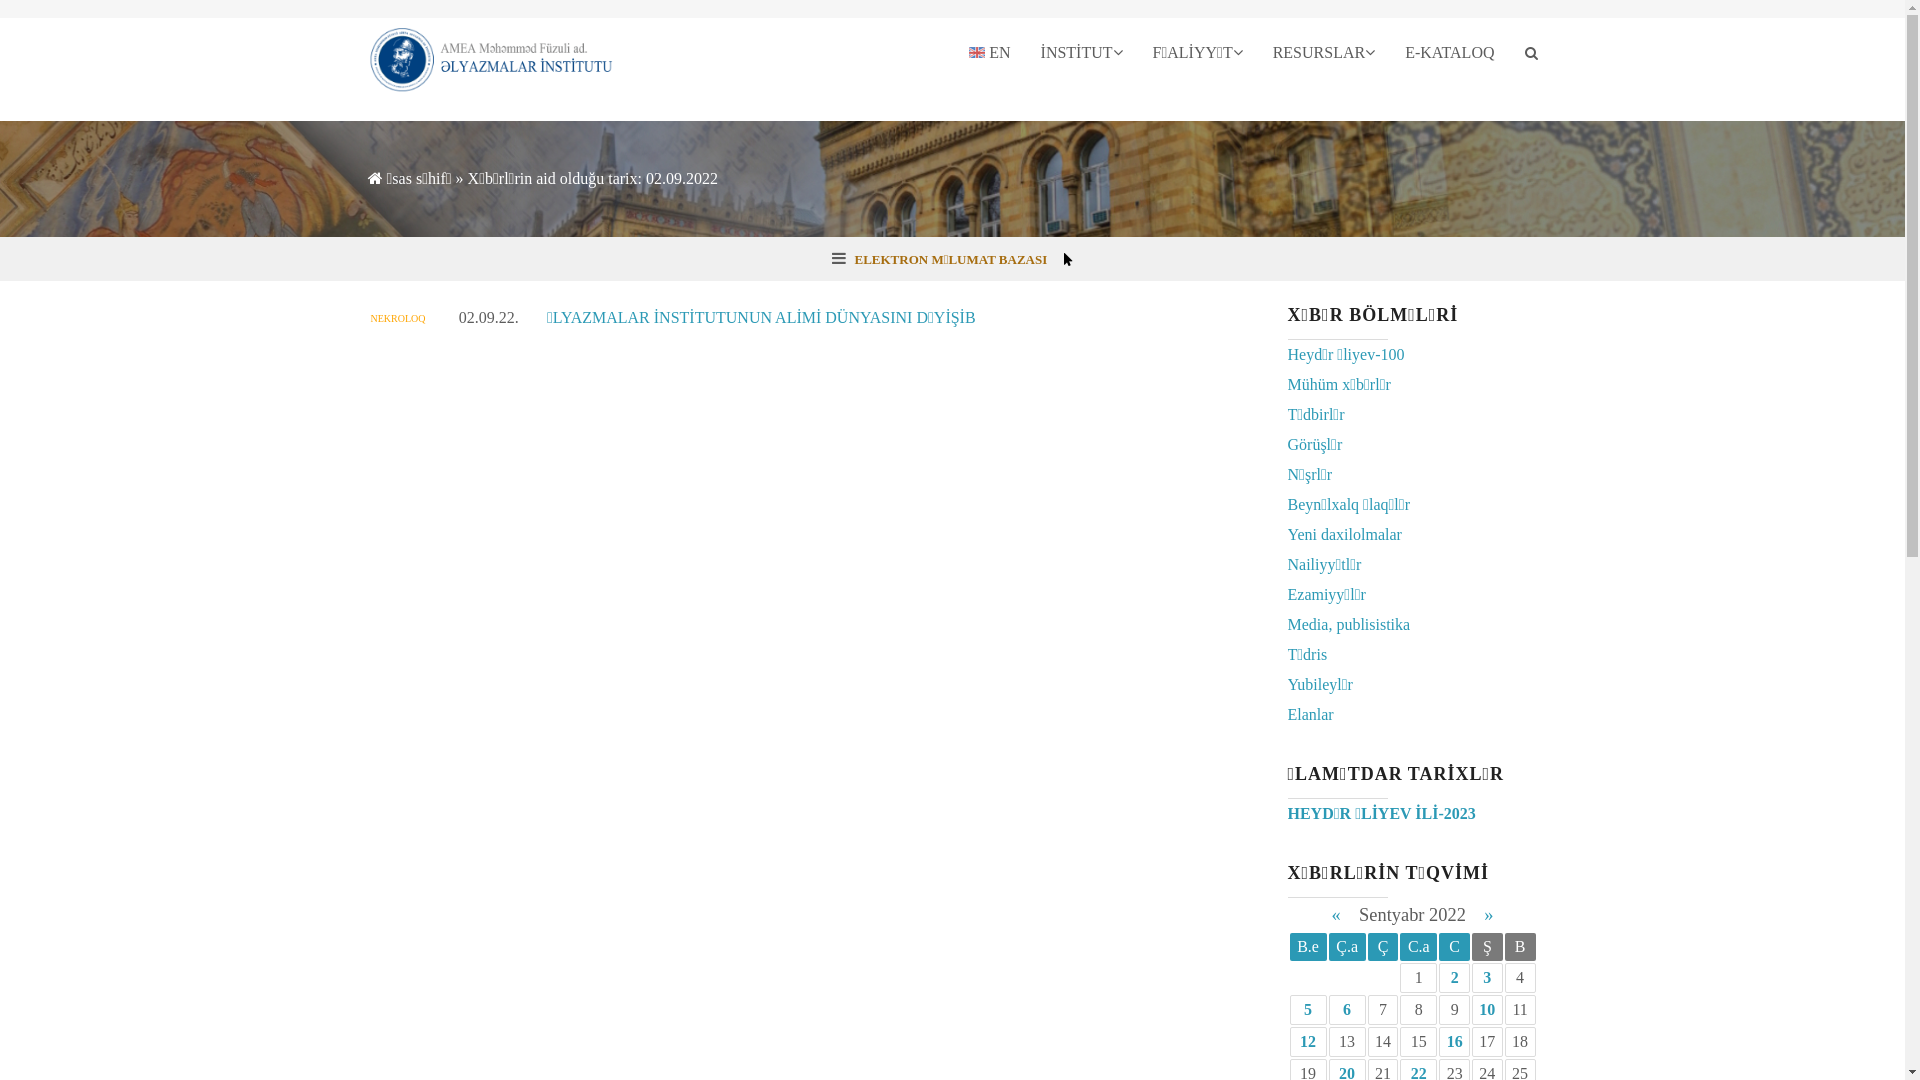 This screenshot has width=1920, height=1080. What do you see at coordinates (1287, 533) in the screenshot?
I see `'Yeni daxilolmalar'` at bounding box center [1287, 533].